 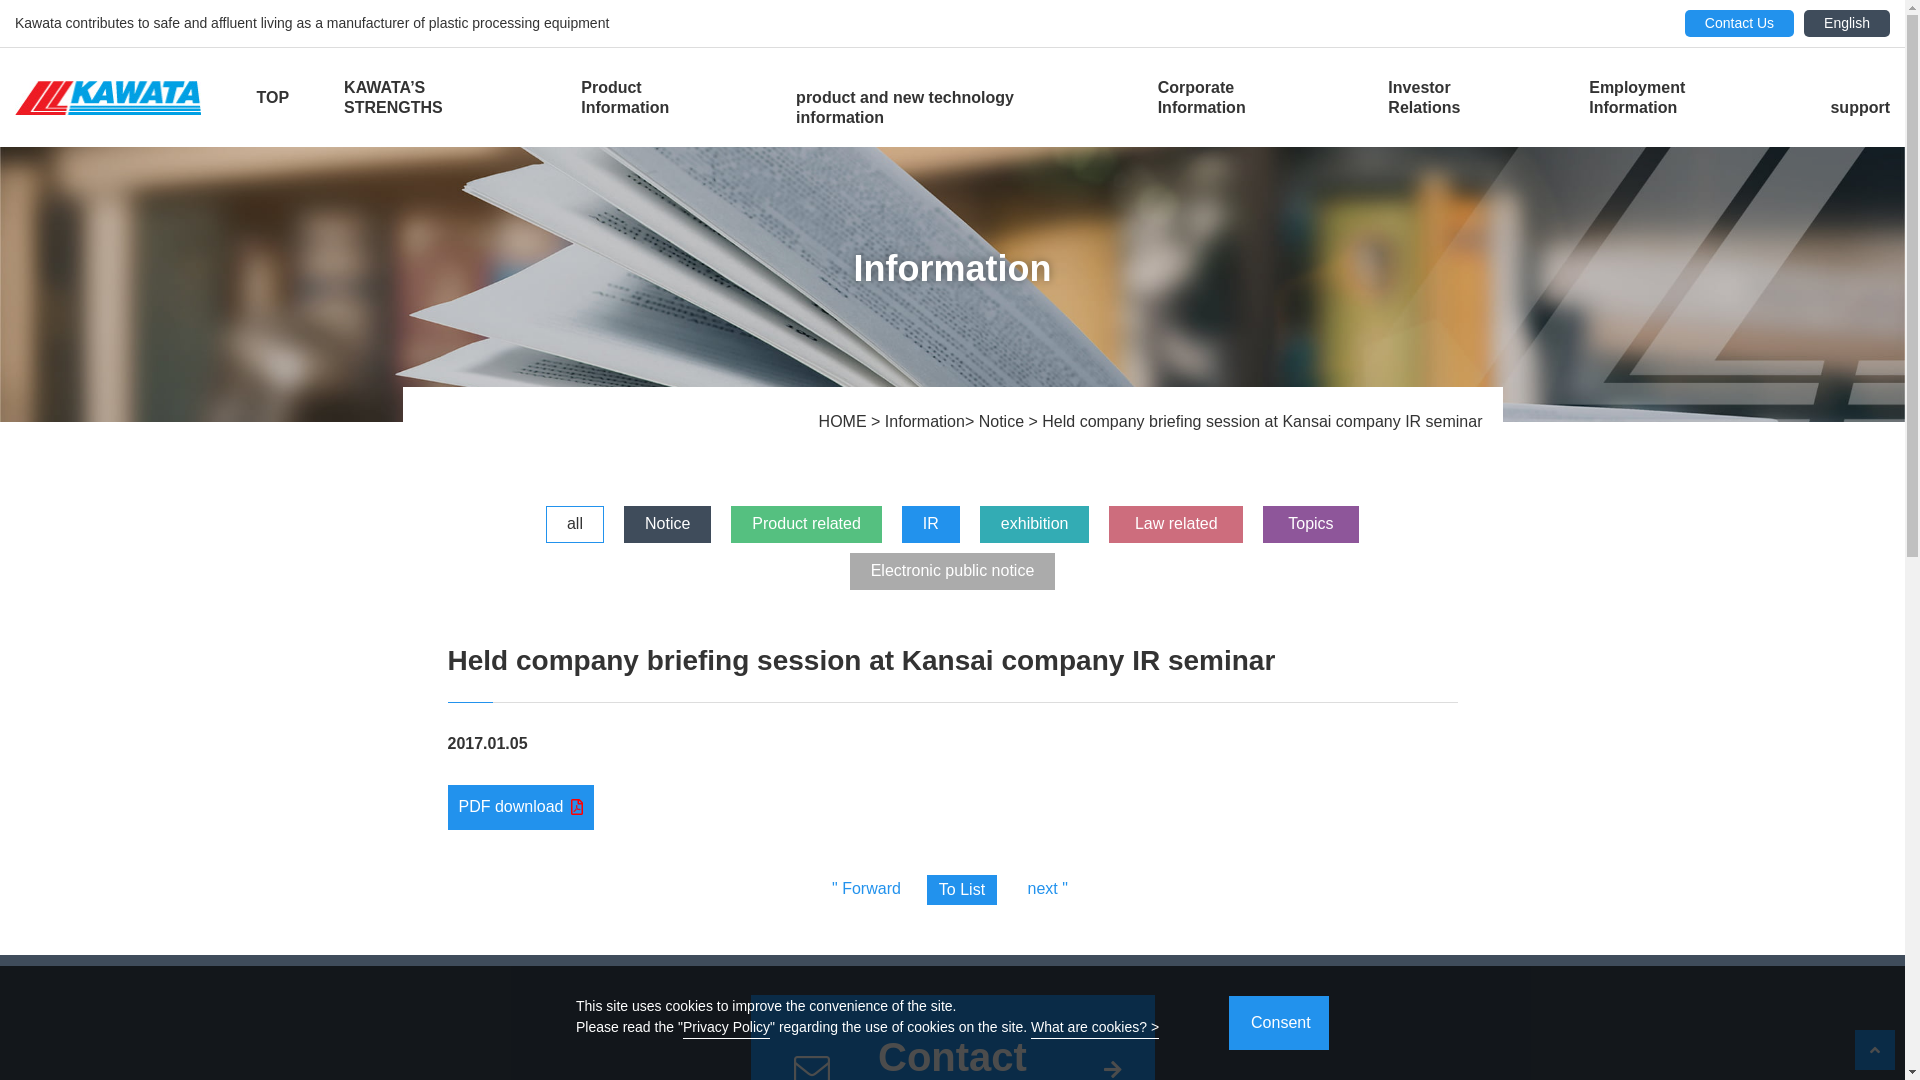 I want to click on 'Contact Us', so click(x=1738, y=23).